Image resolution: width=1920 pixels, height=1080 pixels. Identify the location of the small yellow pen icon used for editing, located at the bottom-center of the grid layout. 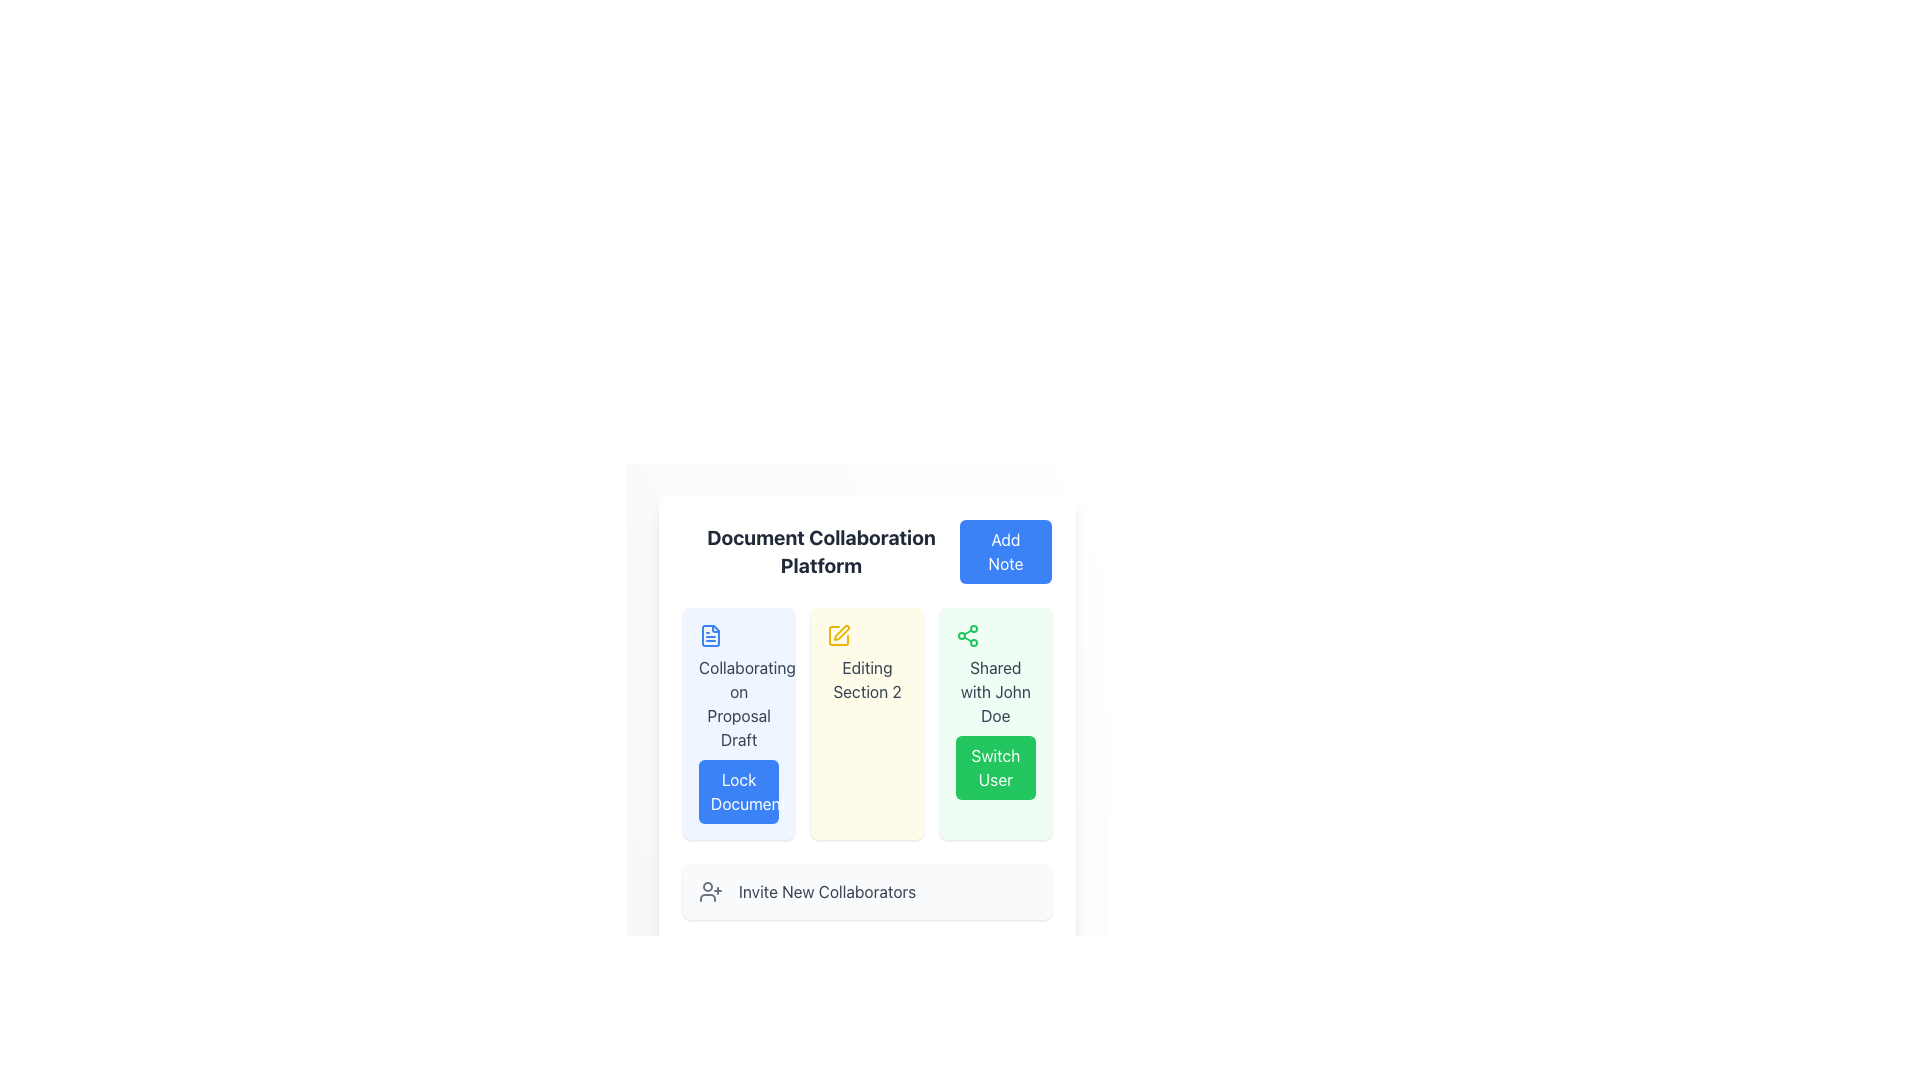
(842, 632).